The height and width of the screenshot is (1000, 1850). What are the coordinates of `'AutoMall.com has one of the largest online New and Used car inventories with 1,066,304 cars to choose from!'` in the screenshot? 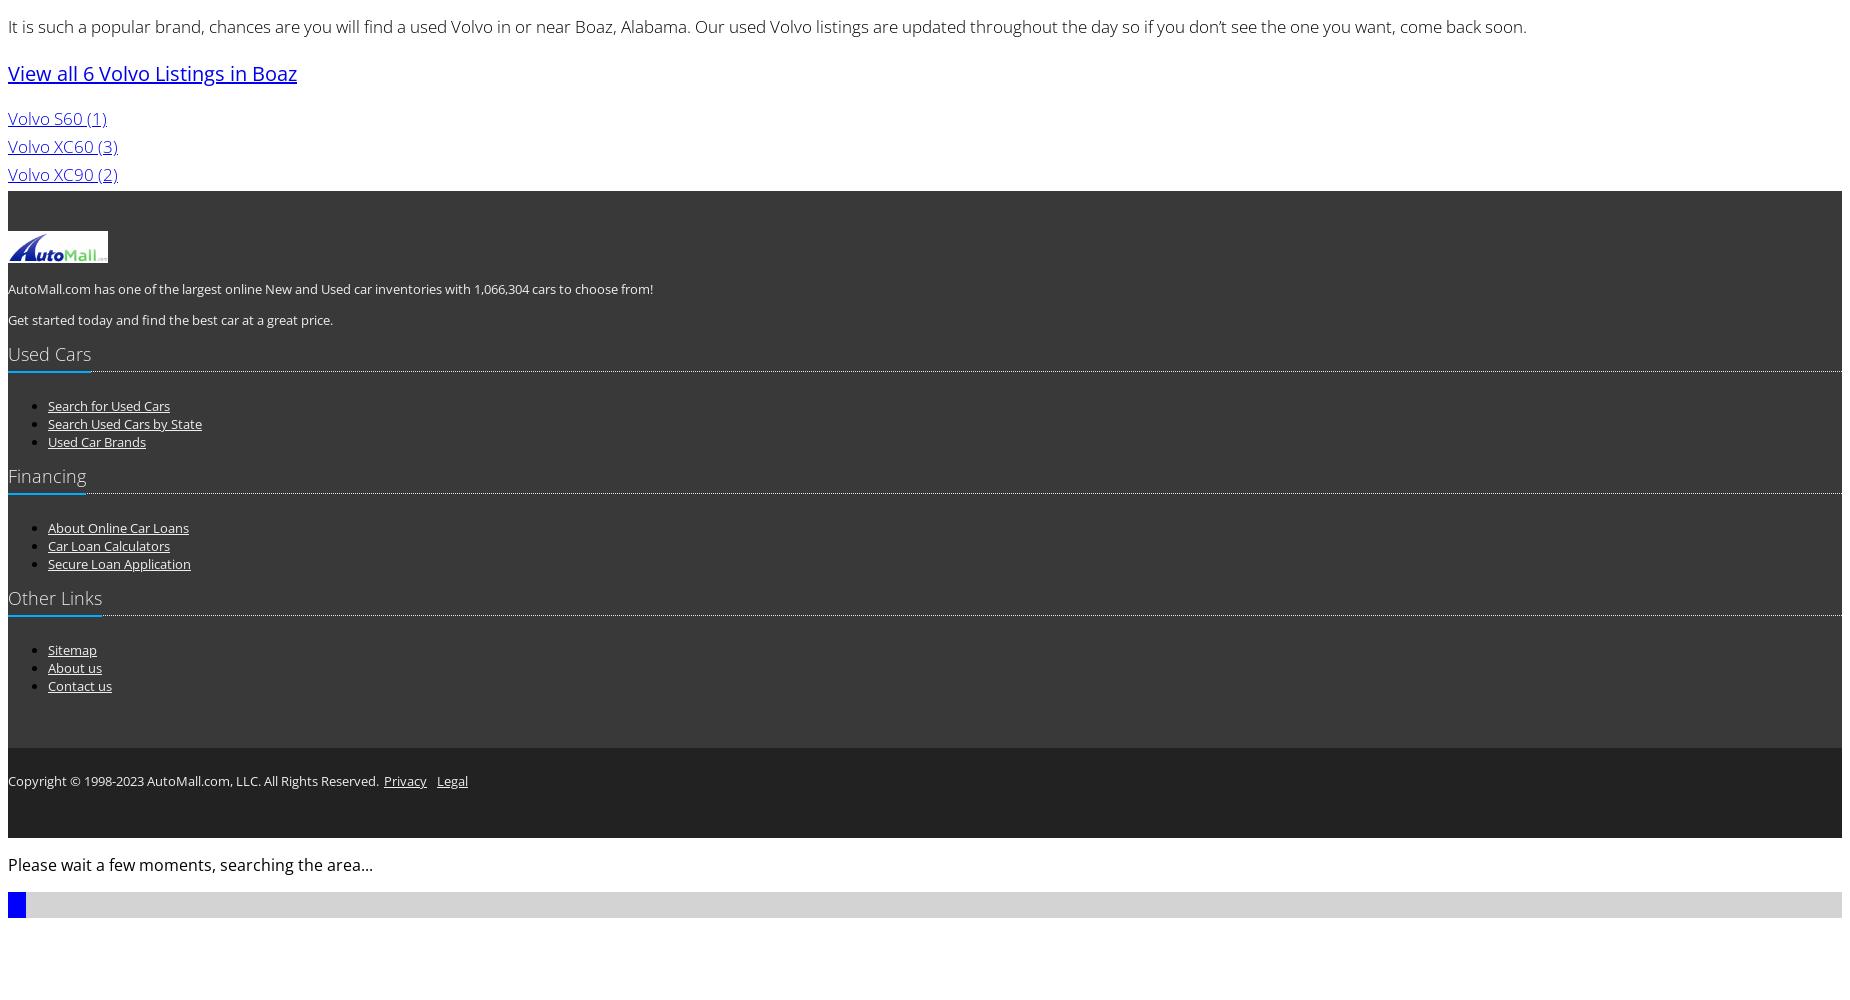 It's located at (6, 289).